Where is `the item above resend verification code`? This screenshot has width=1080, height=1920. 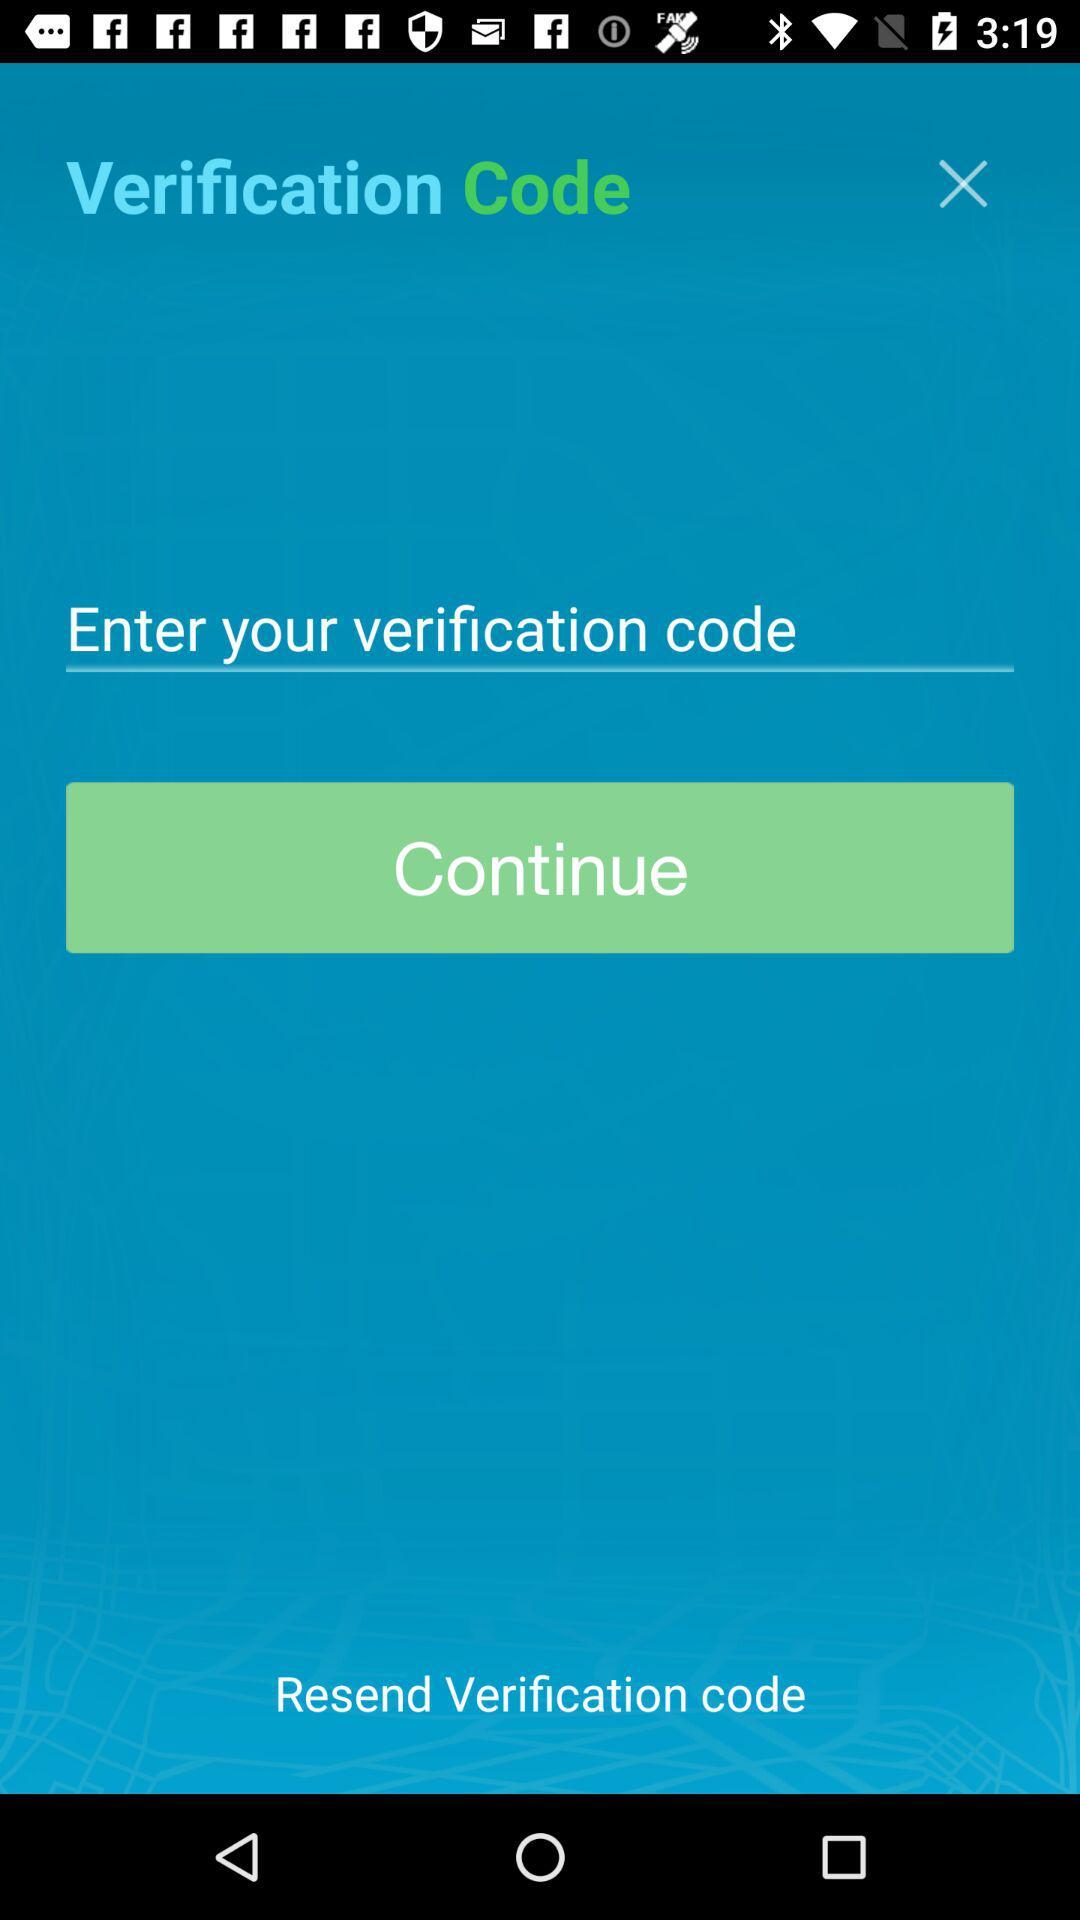 the item above resend verification code is located at coordinates (540, 867).